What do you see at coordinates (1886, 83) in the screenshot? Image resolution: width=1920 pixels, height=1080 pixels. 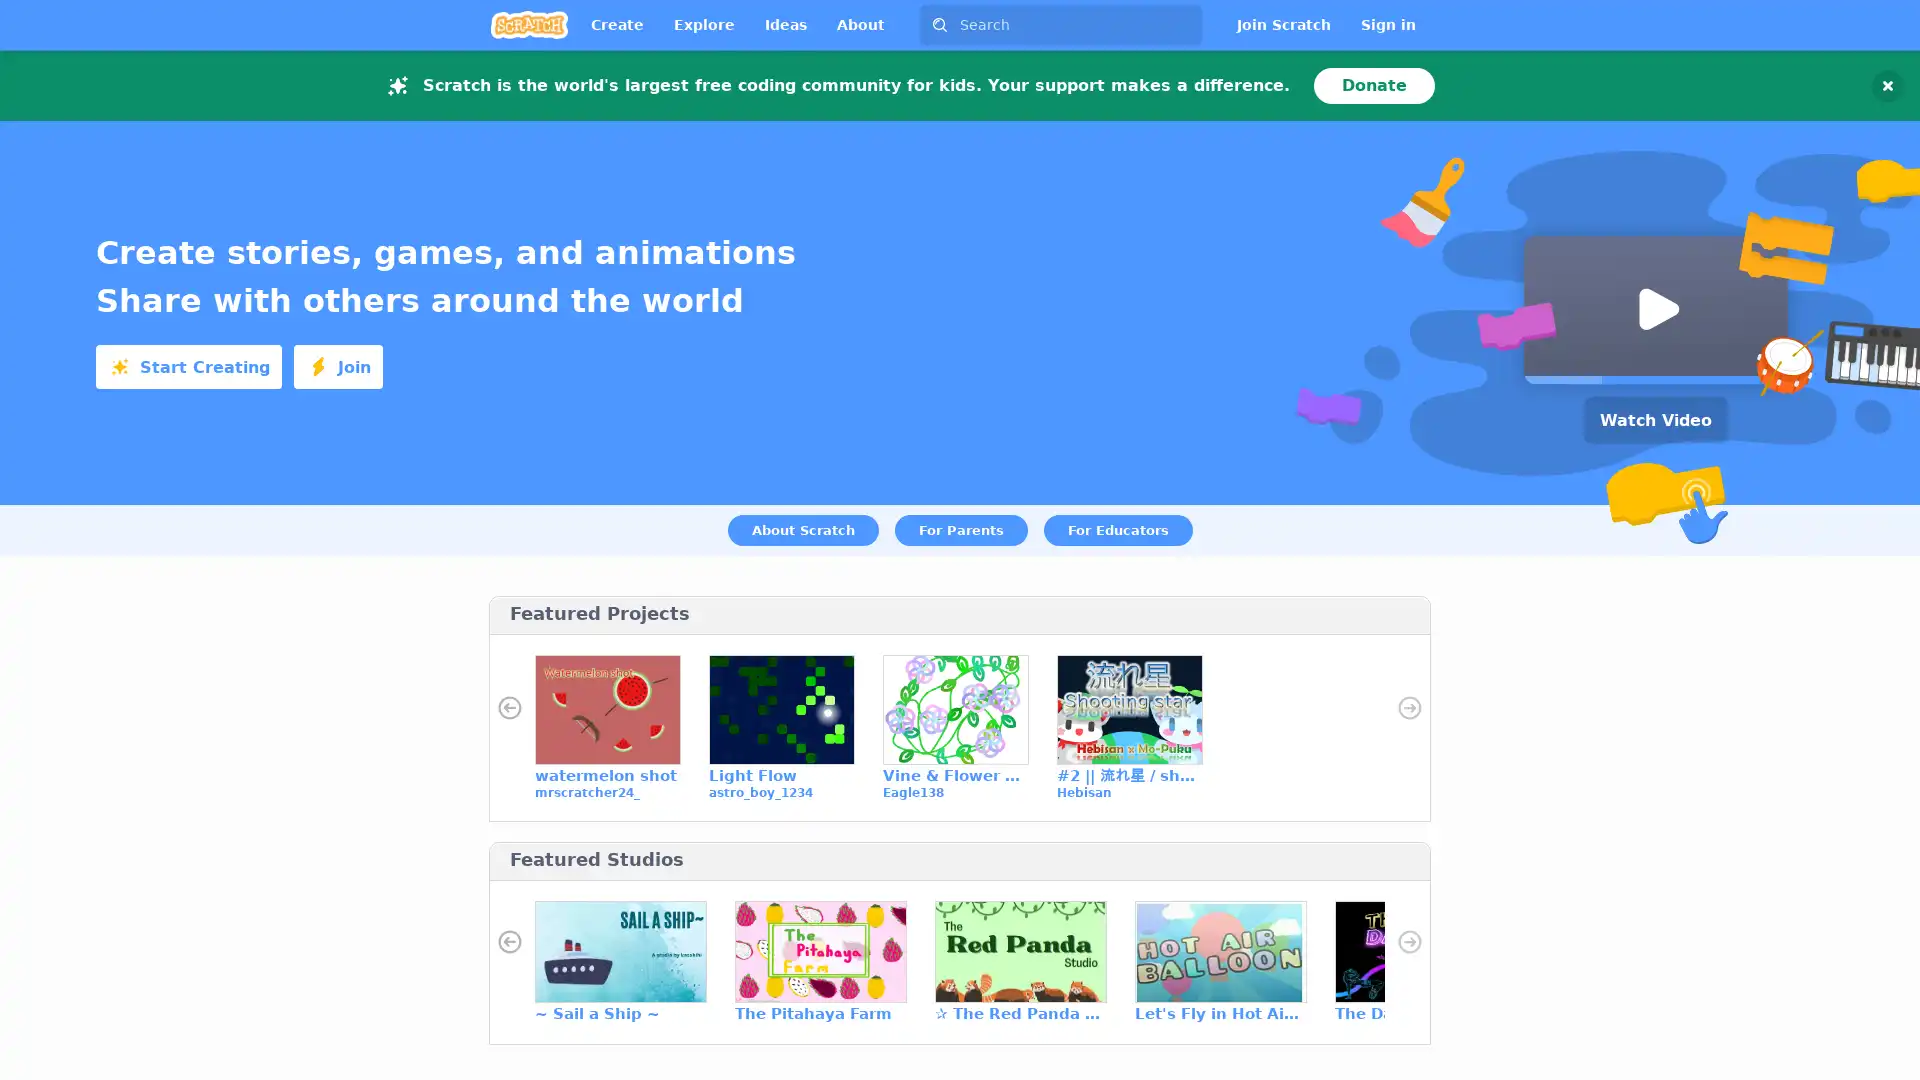 I see `close-icon` at bounding box center [1886, 83].